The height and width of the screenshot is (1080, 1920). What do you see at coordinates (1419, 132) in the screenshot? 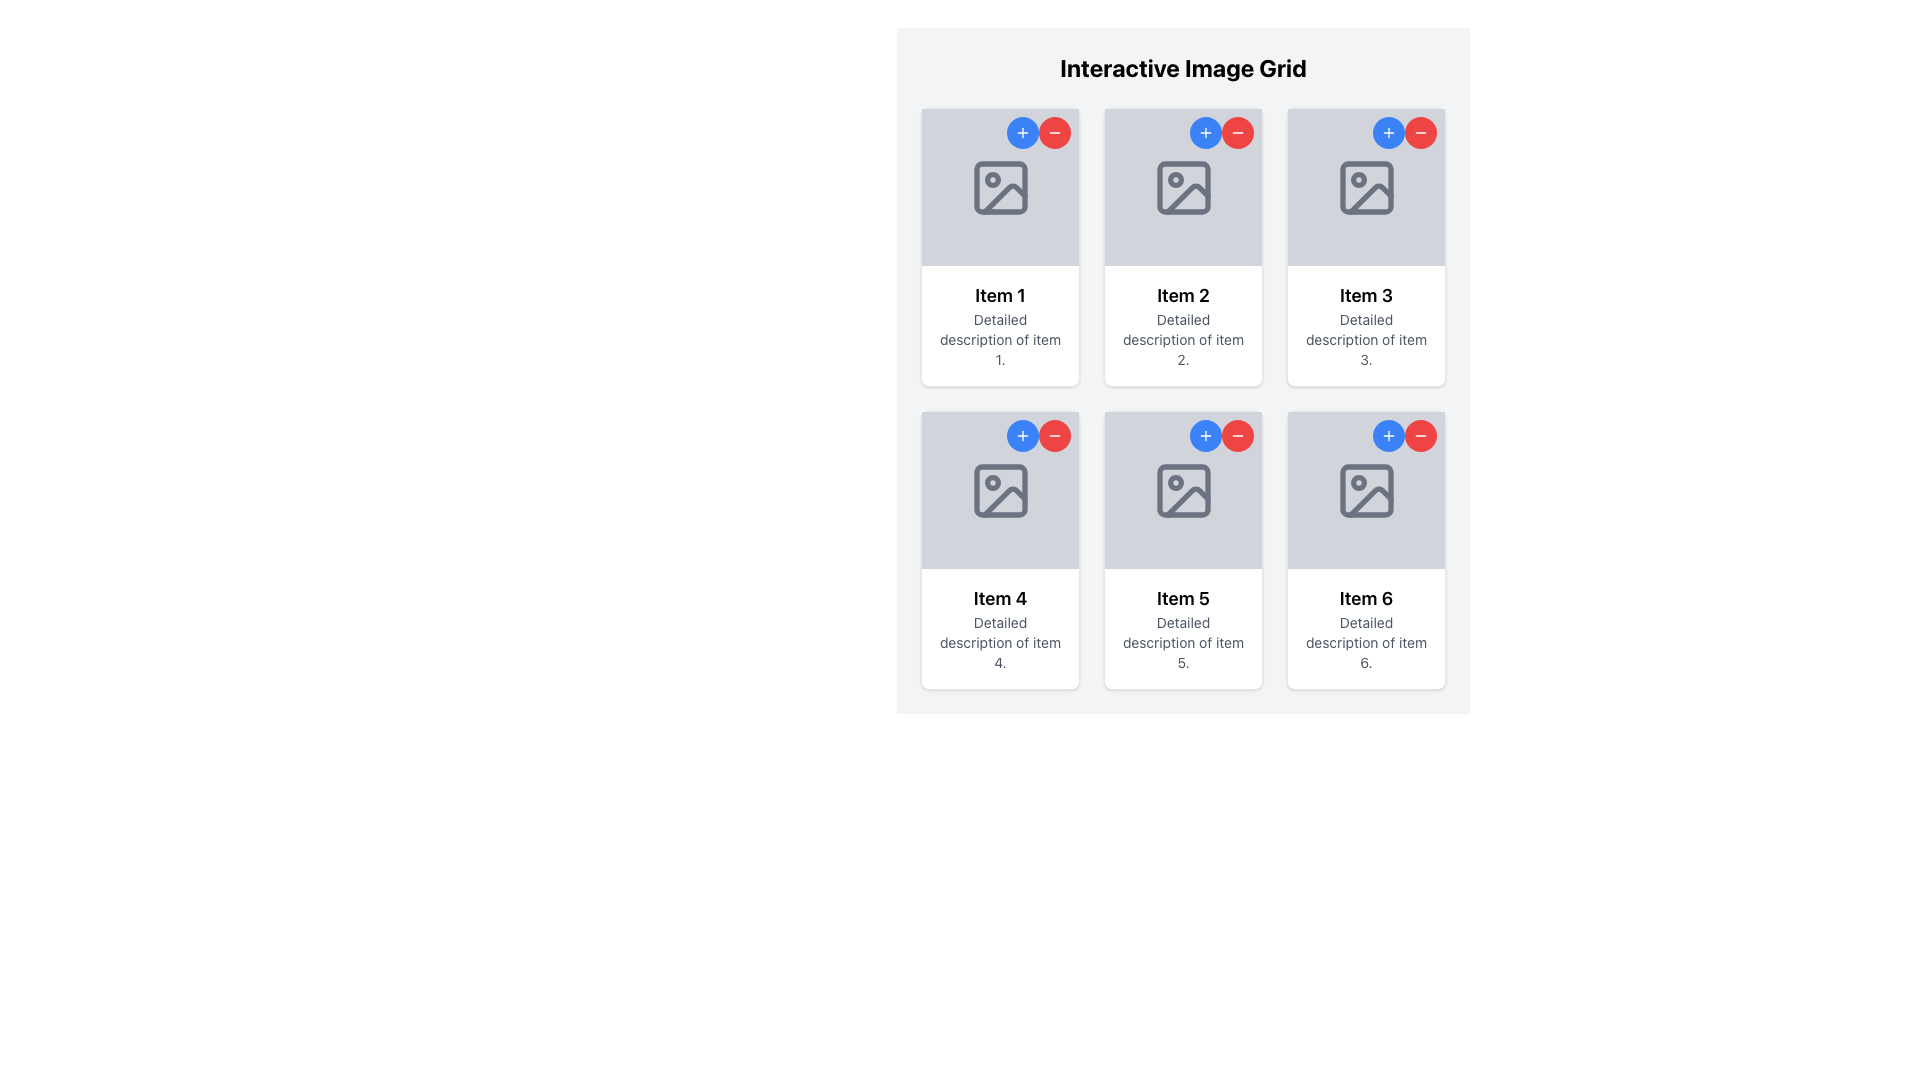
I see `the circular red button with a white minus symbol located on the upper-right side of the third item in a grid layout` at bounding box center [1419, 132].